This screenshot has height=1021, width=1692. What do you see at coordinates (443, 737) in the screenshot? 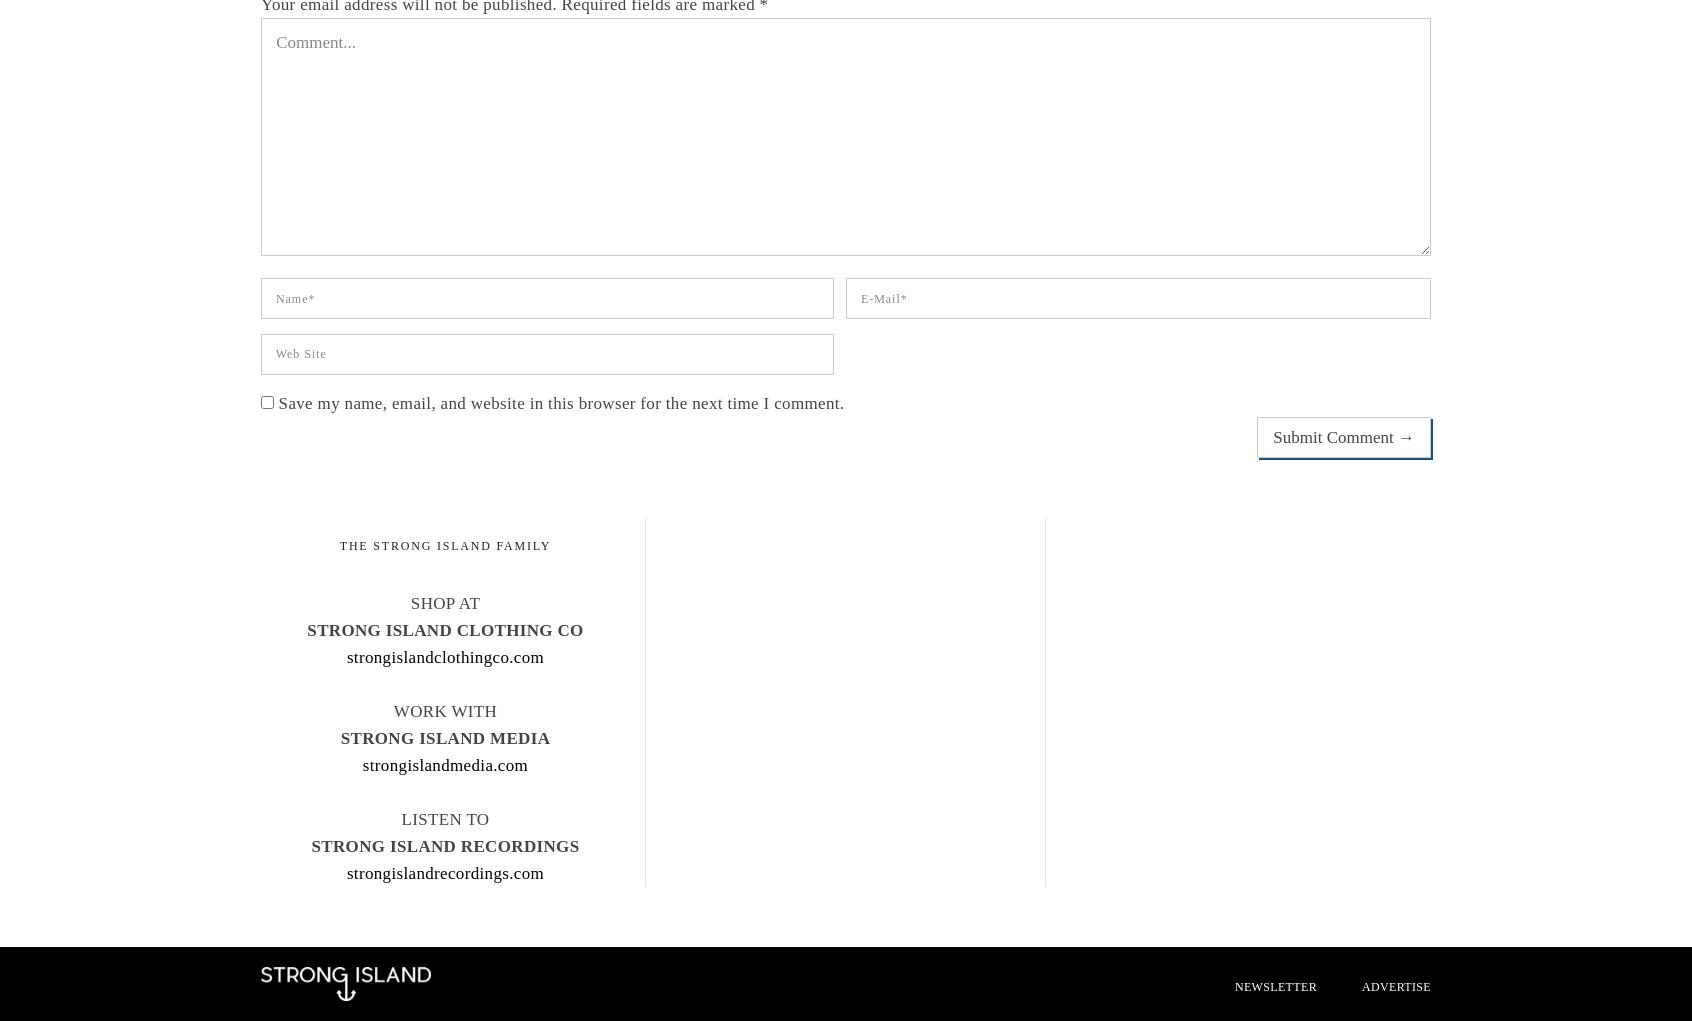
I see `'STRONG ISLAND MEDIA'` at bounding box center [443, 737].